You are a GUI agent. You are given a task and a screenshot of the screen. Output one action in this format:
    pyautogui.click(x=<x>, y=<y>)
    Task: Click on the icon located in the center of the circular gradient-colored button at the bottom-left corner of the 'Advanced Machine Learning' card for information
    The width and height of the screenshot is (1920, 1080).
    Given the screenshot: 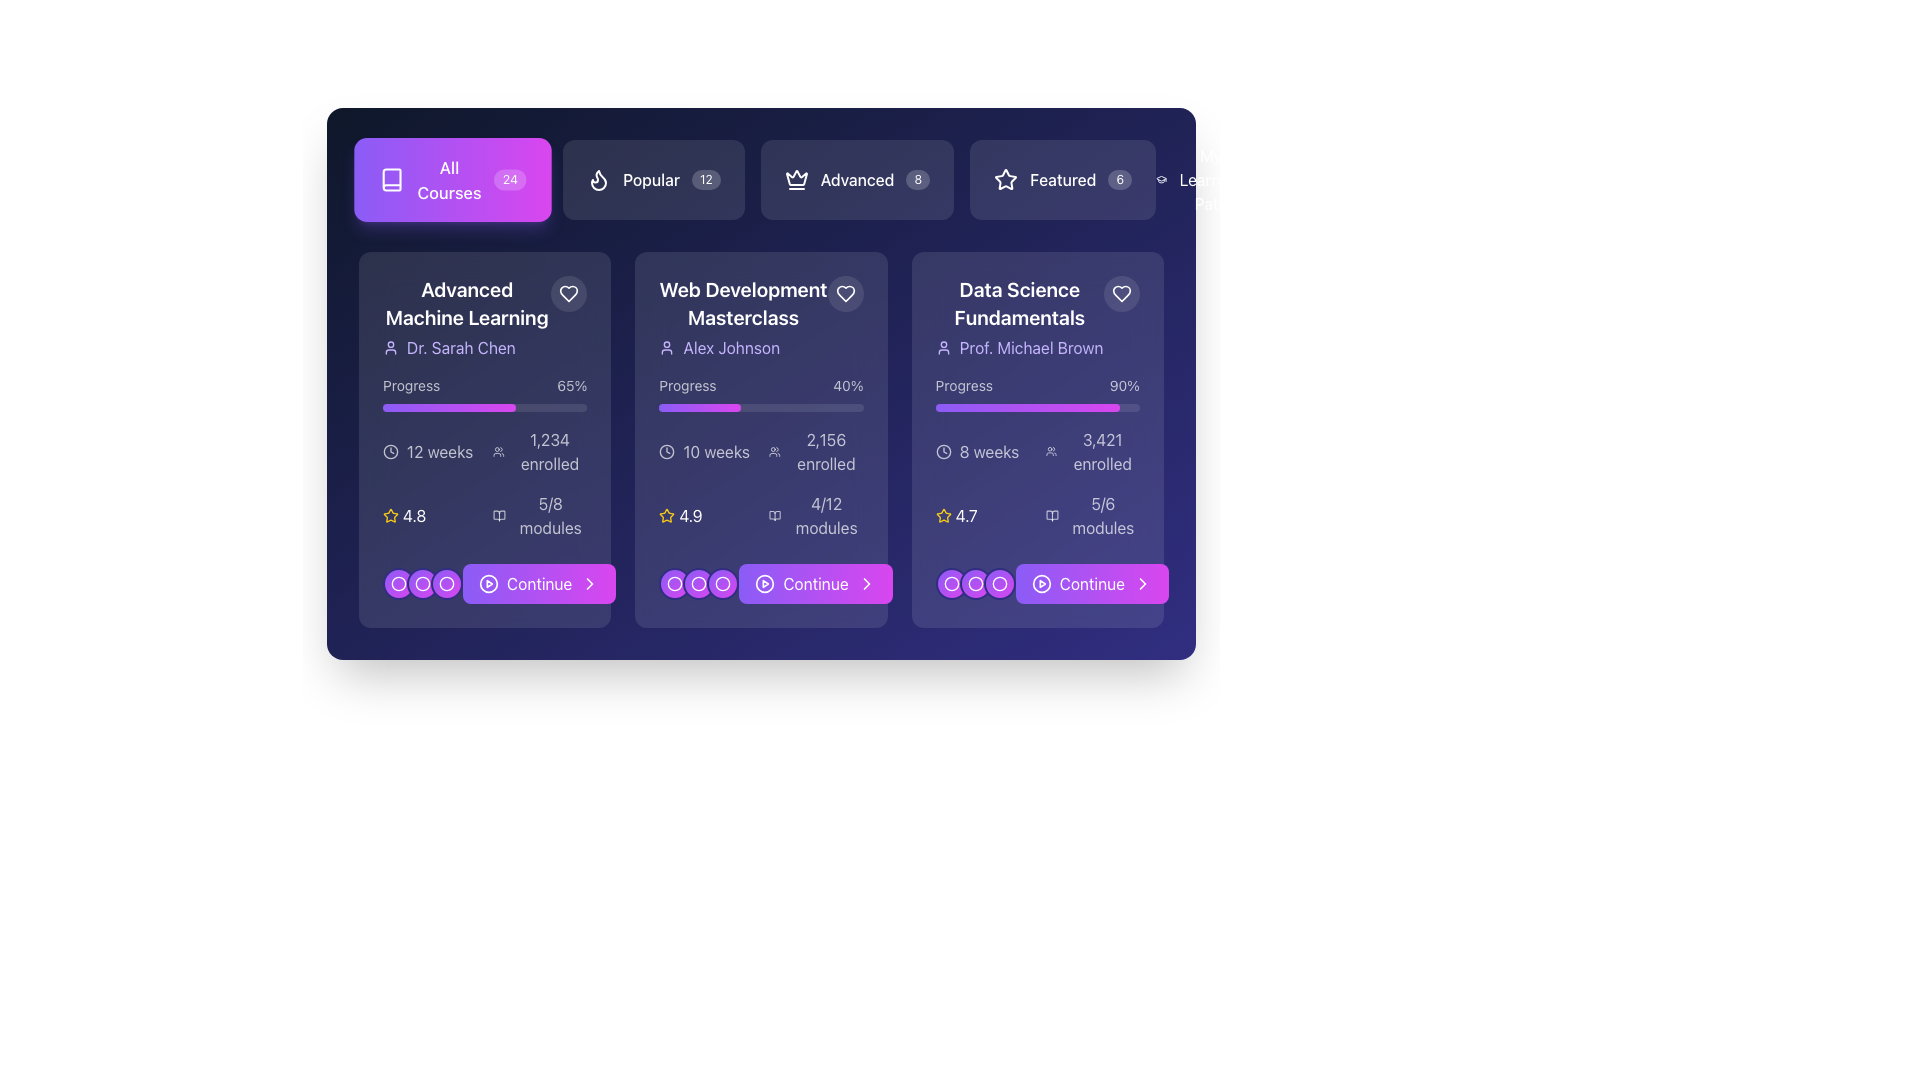 What is the action you would take?
    pyautogui.click(x=421, y=583)
    